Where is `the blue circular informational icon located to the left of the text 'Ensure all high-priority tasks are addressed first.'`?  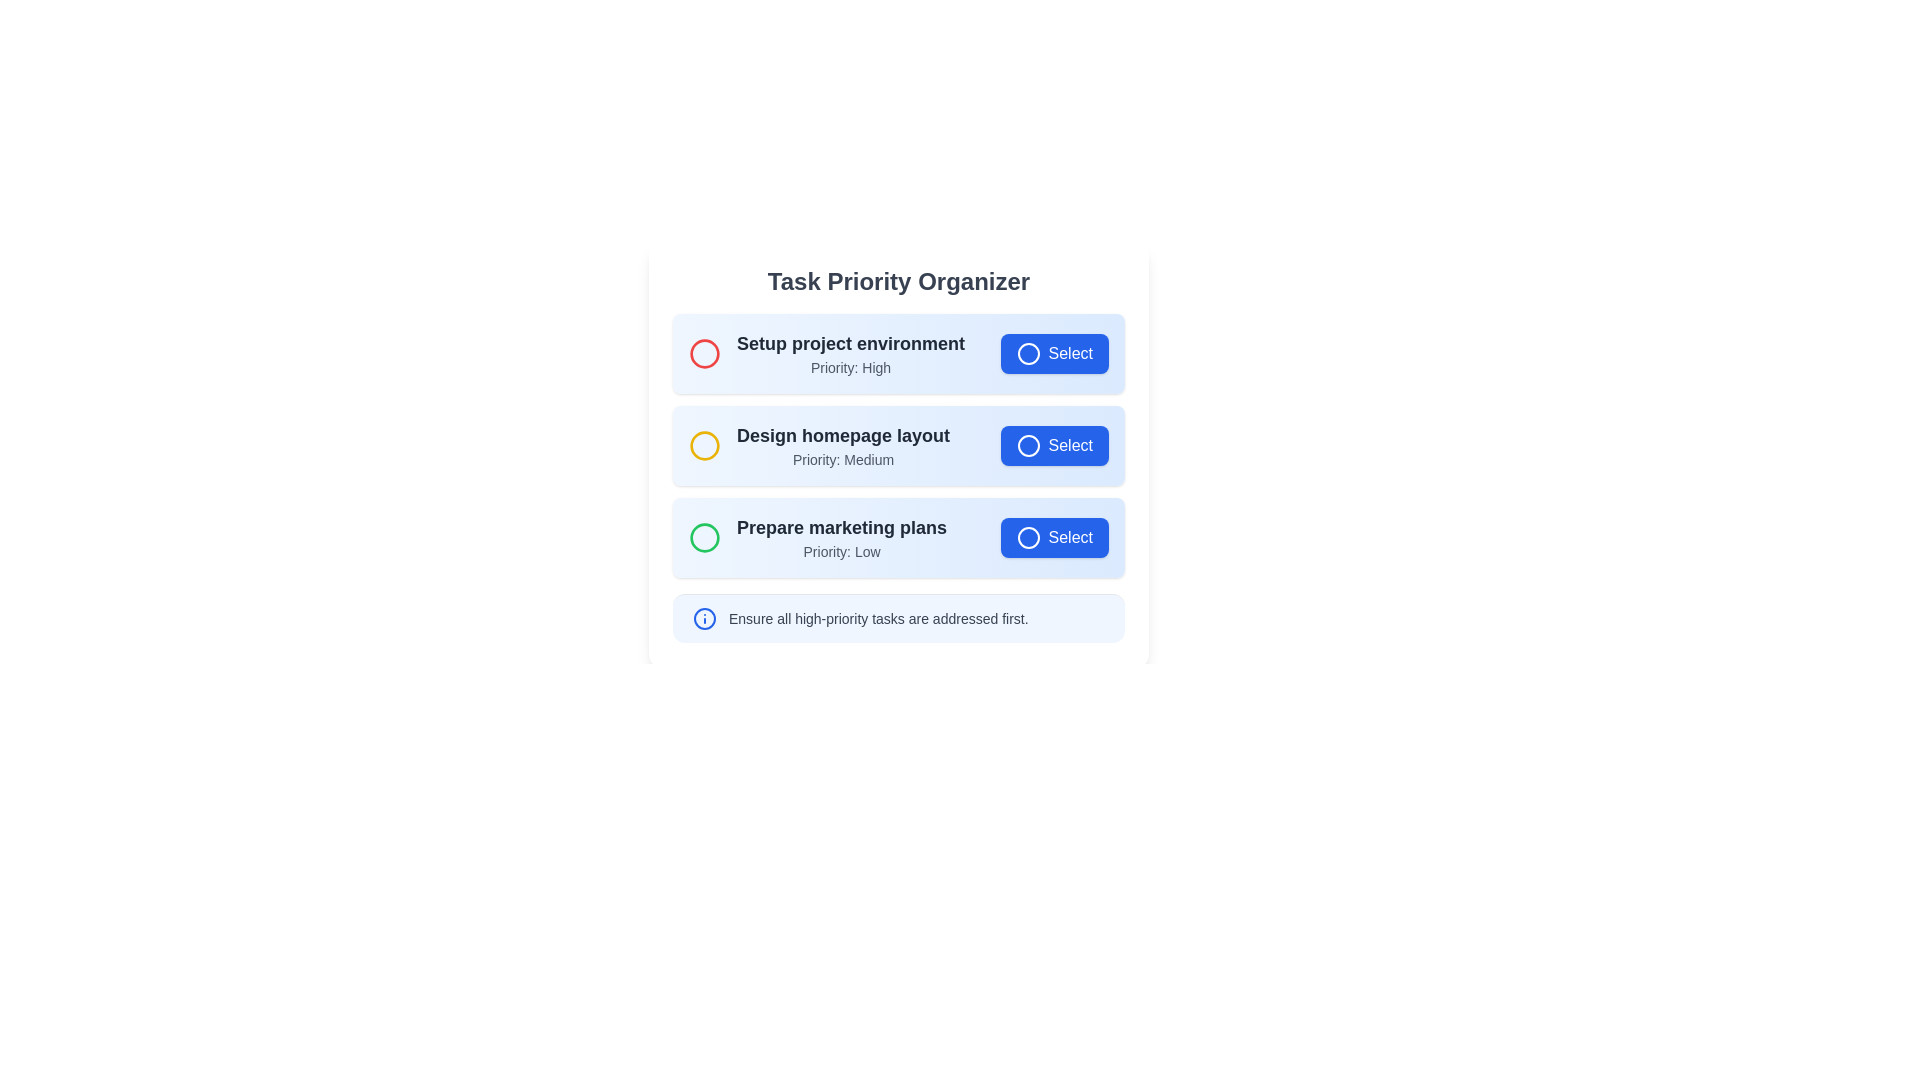 the blue circular informational icon located to the left of the text 'Ensure all high-priority tasks are addressed first.' is located at coordinates (705, 617).